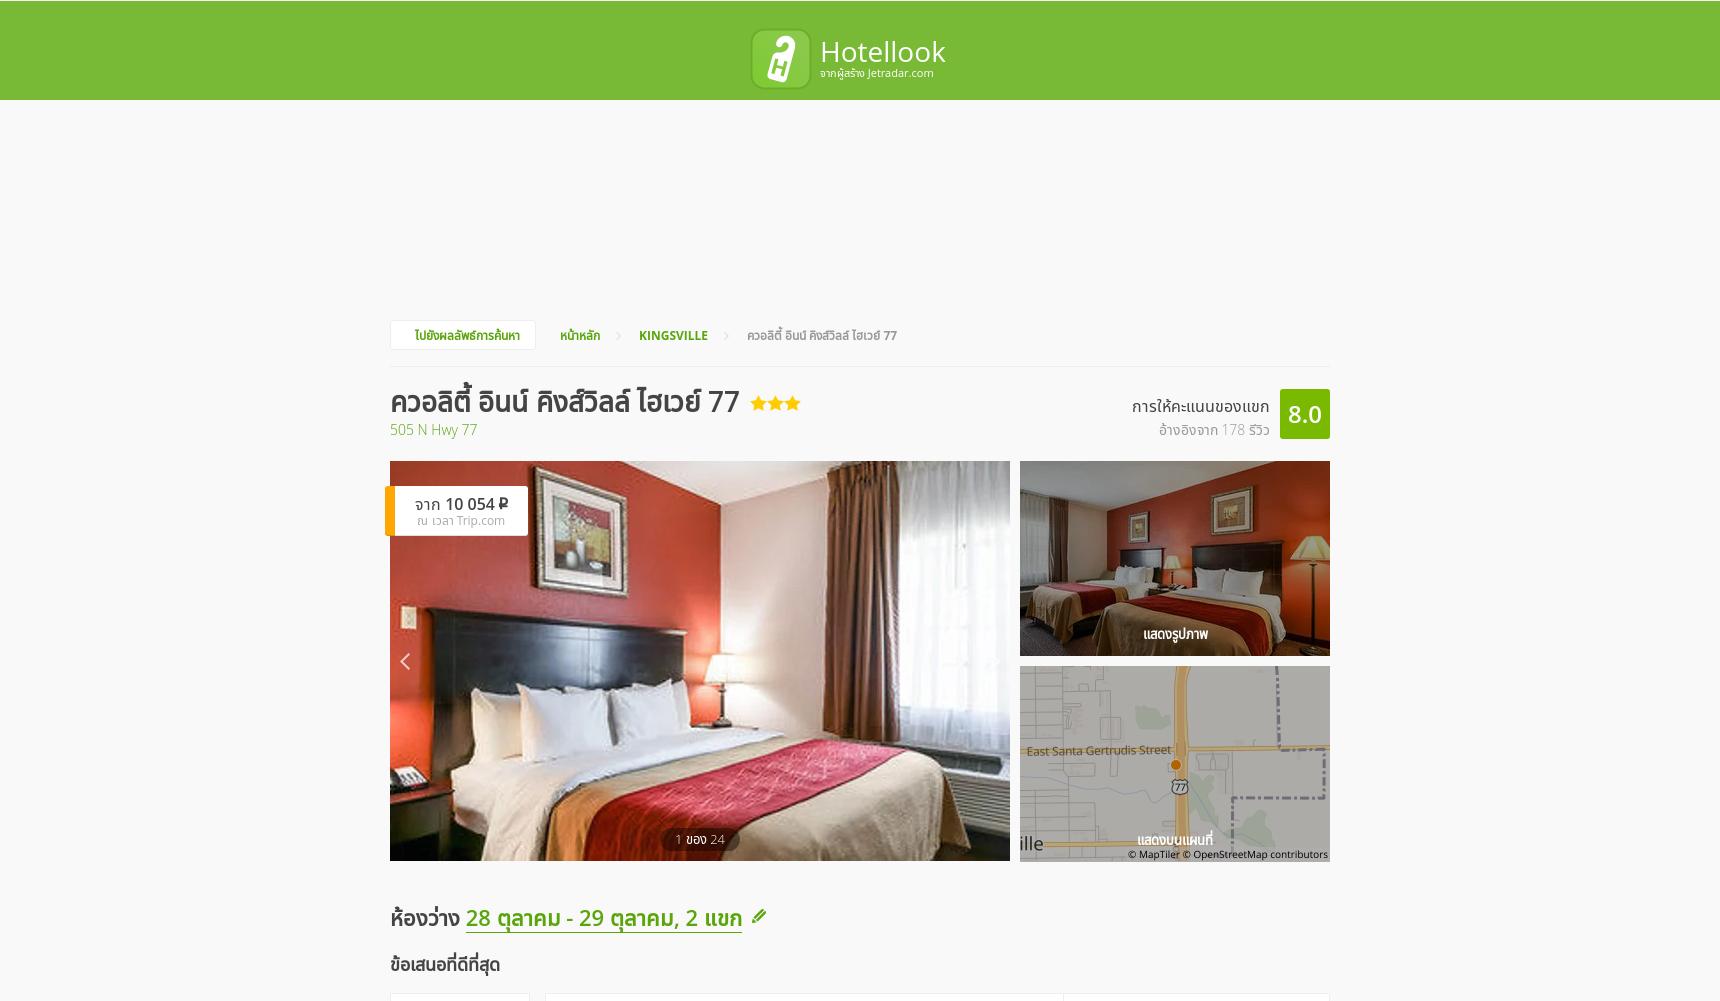  Describe the element at coordinates (1109, 26) in the screenshot. I see `'12 573'` at that location.